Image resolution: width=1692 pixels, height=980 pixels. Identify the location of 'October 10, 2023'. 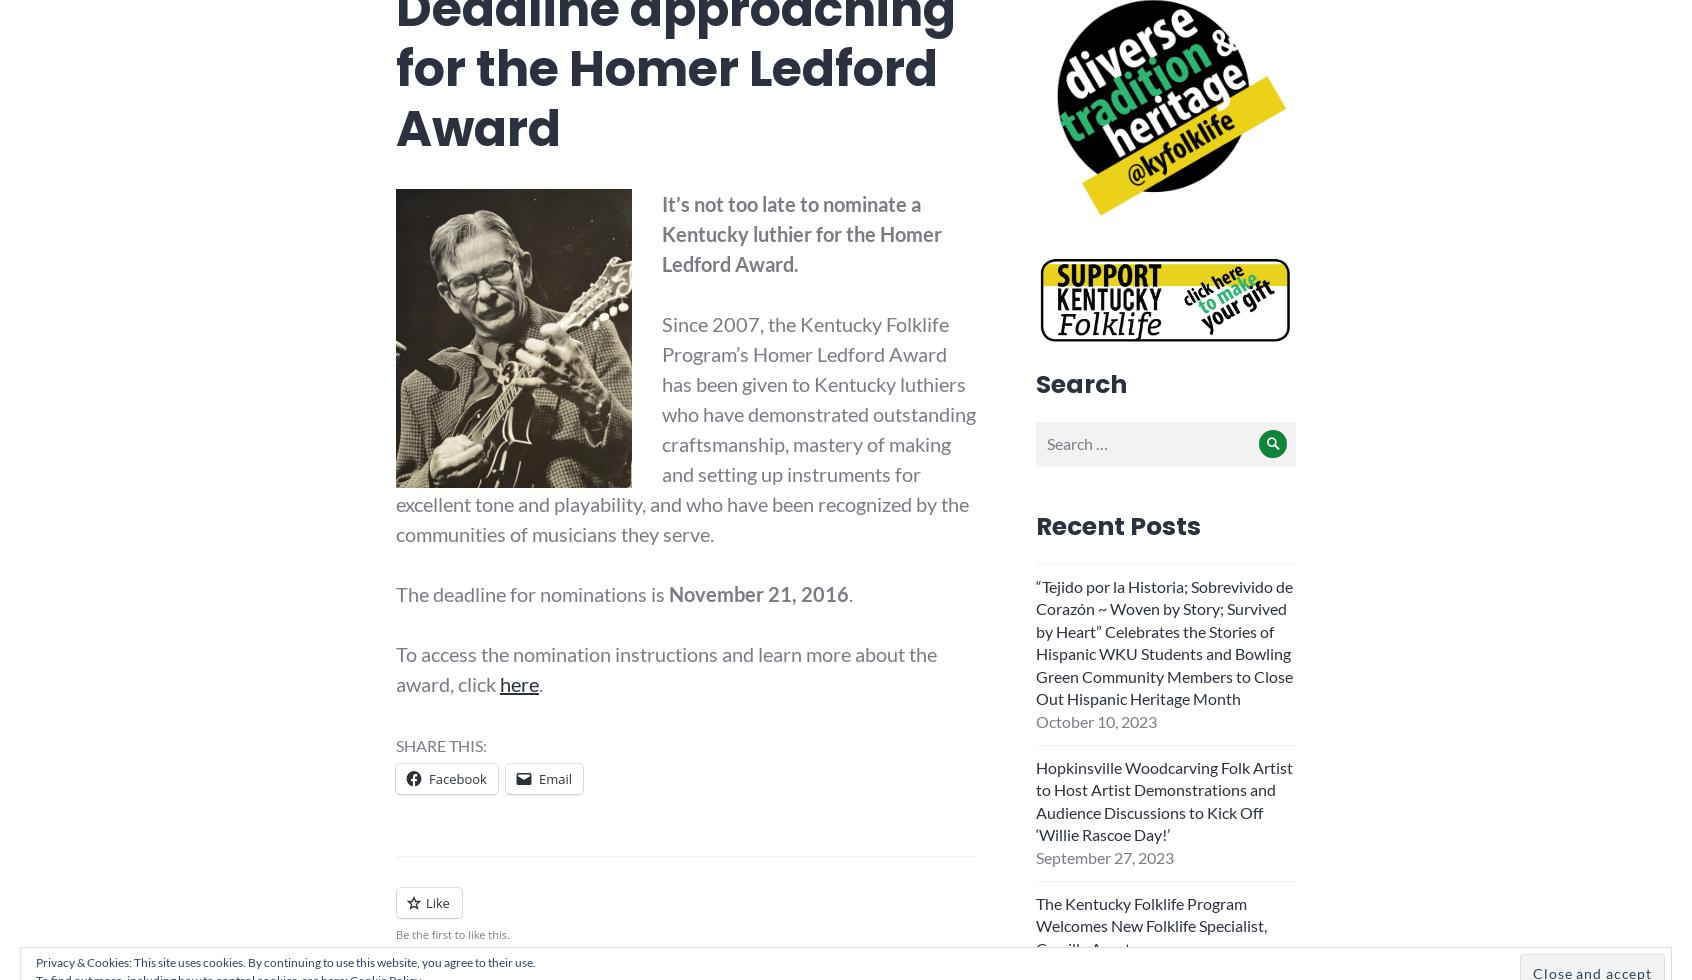
(1095, 720).